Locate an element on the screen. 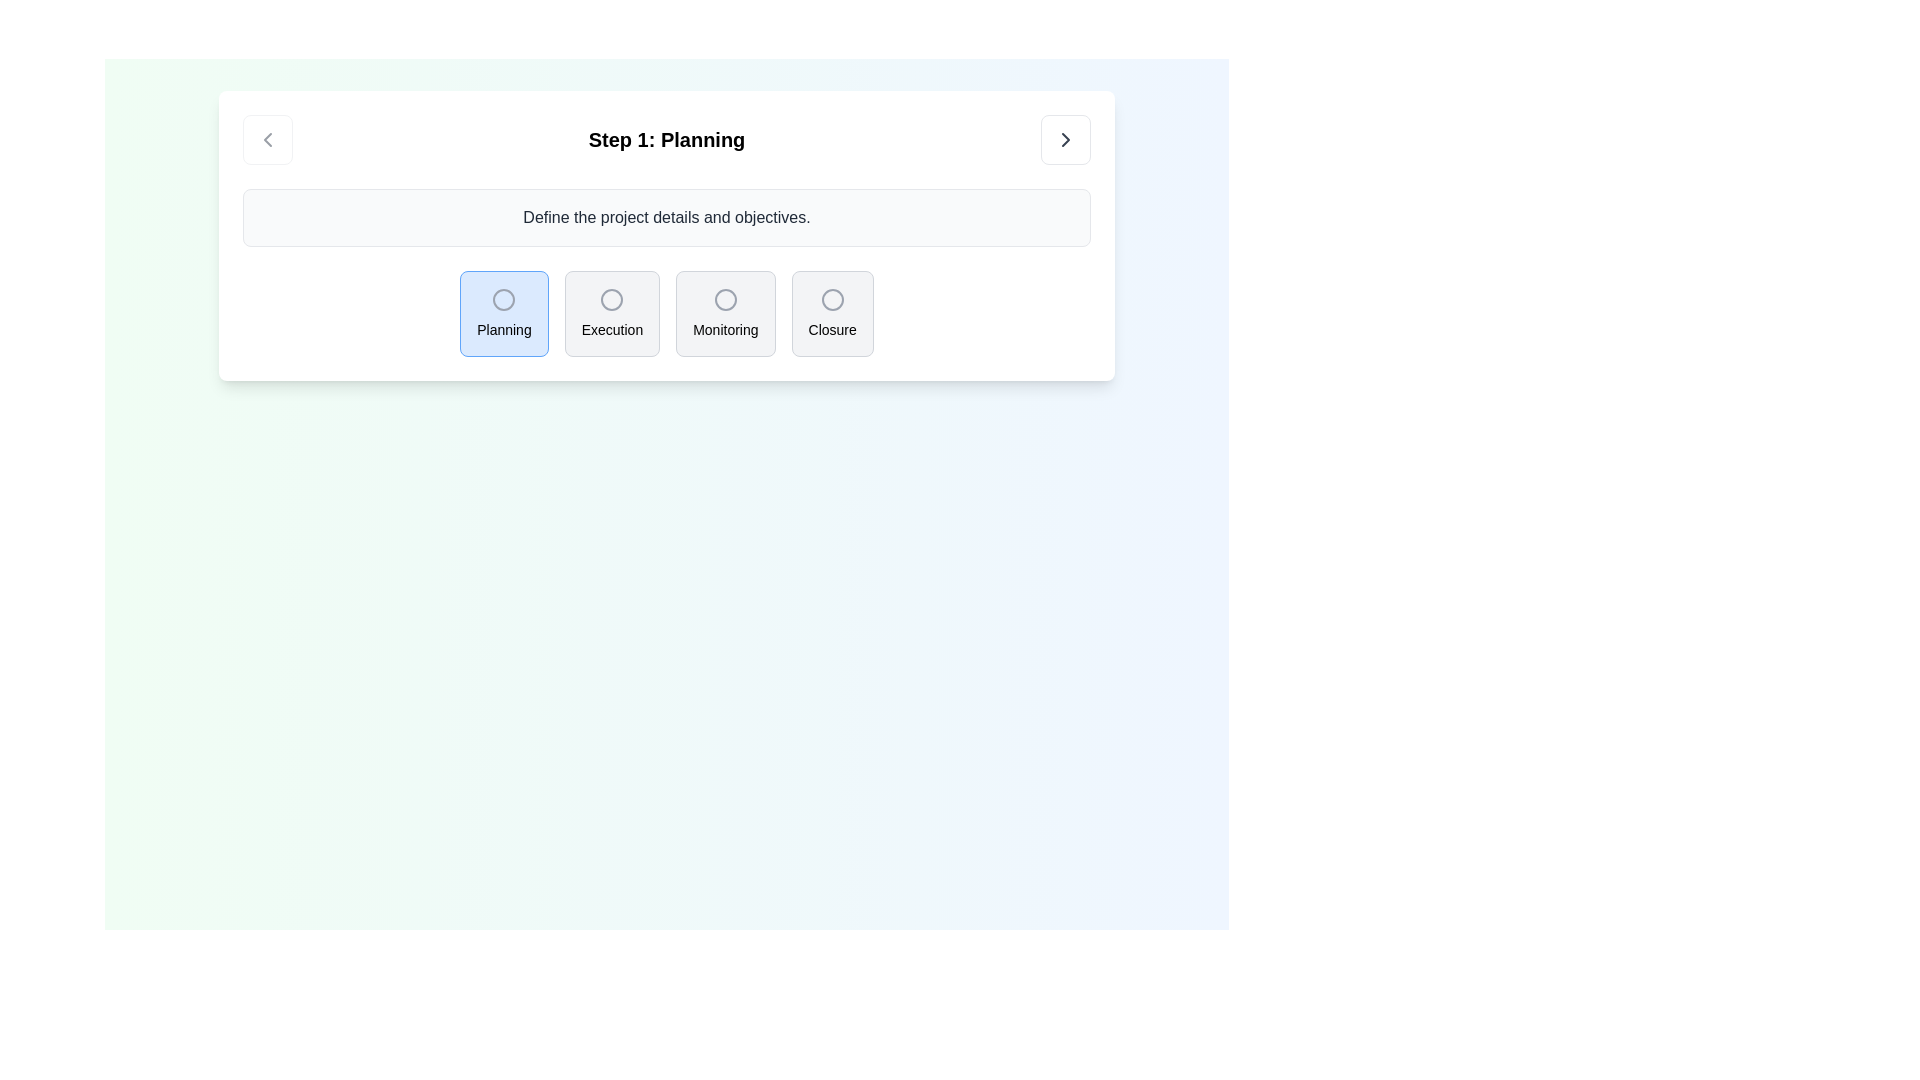 Image resolution: width=1920 pixels, height=1080 pixels. the chevron-left arrow icon located within the navigation button adjacent to the title 'Step 1: Planning' is located at coordinates (267, 138).